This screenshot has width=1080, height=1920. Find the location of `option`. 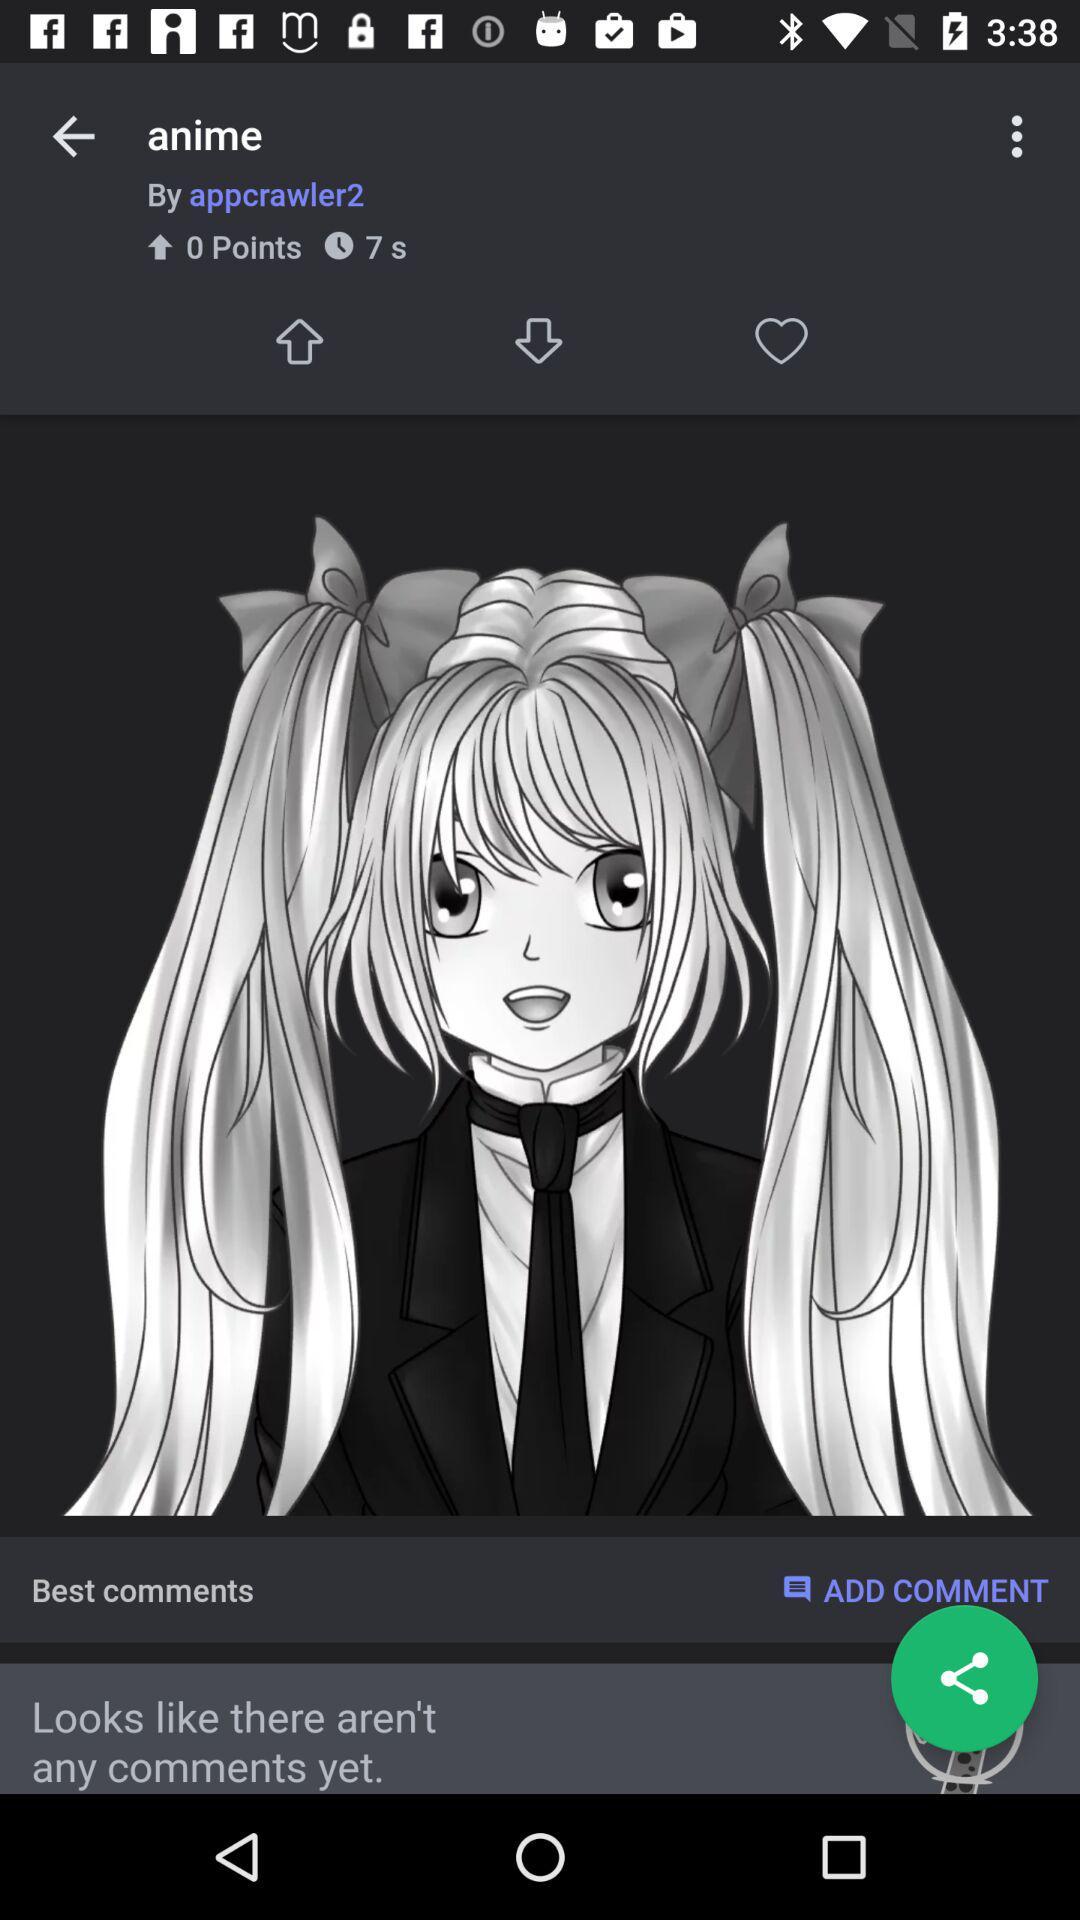

option is located at coordinates (540, 341).